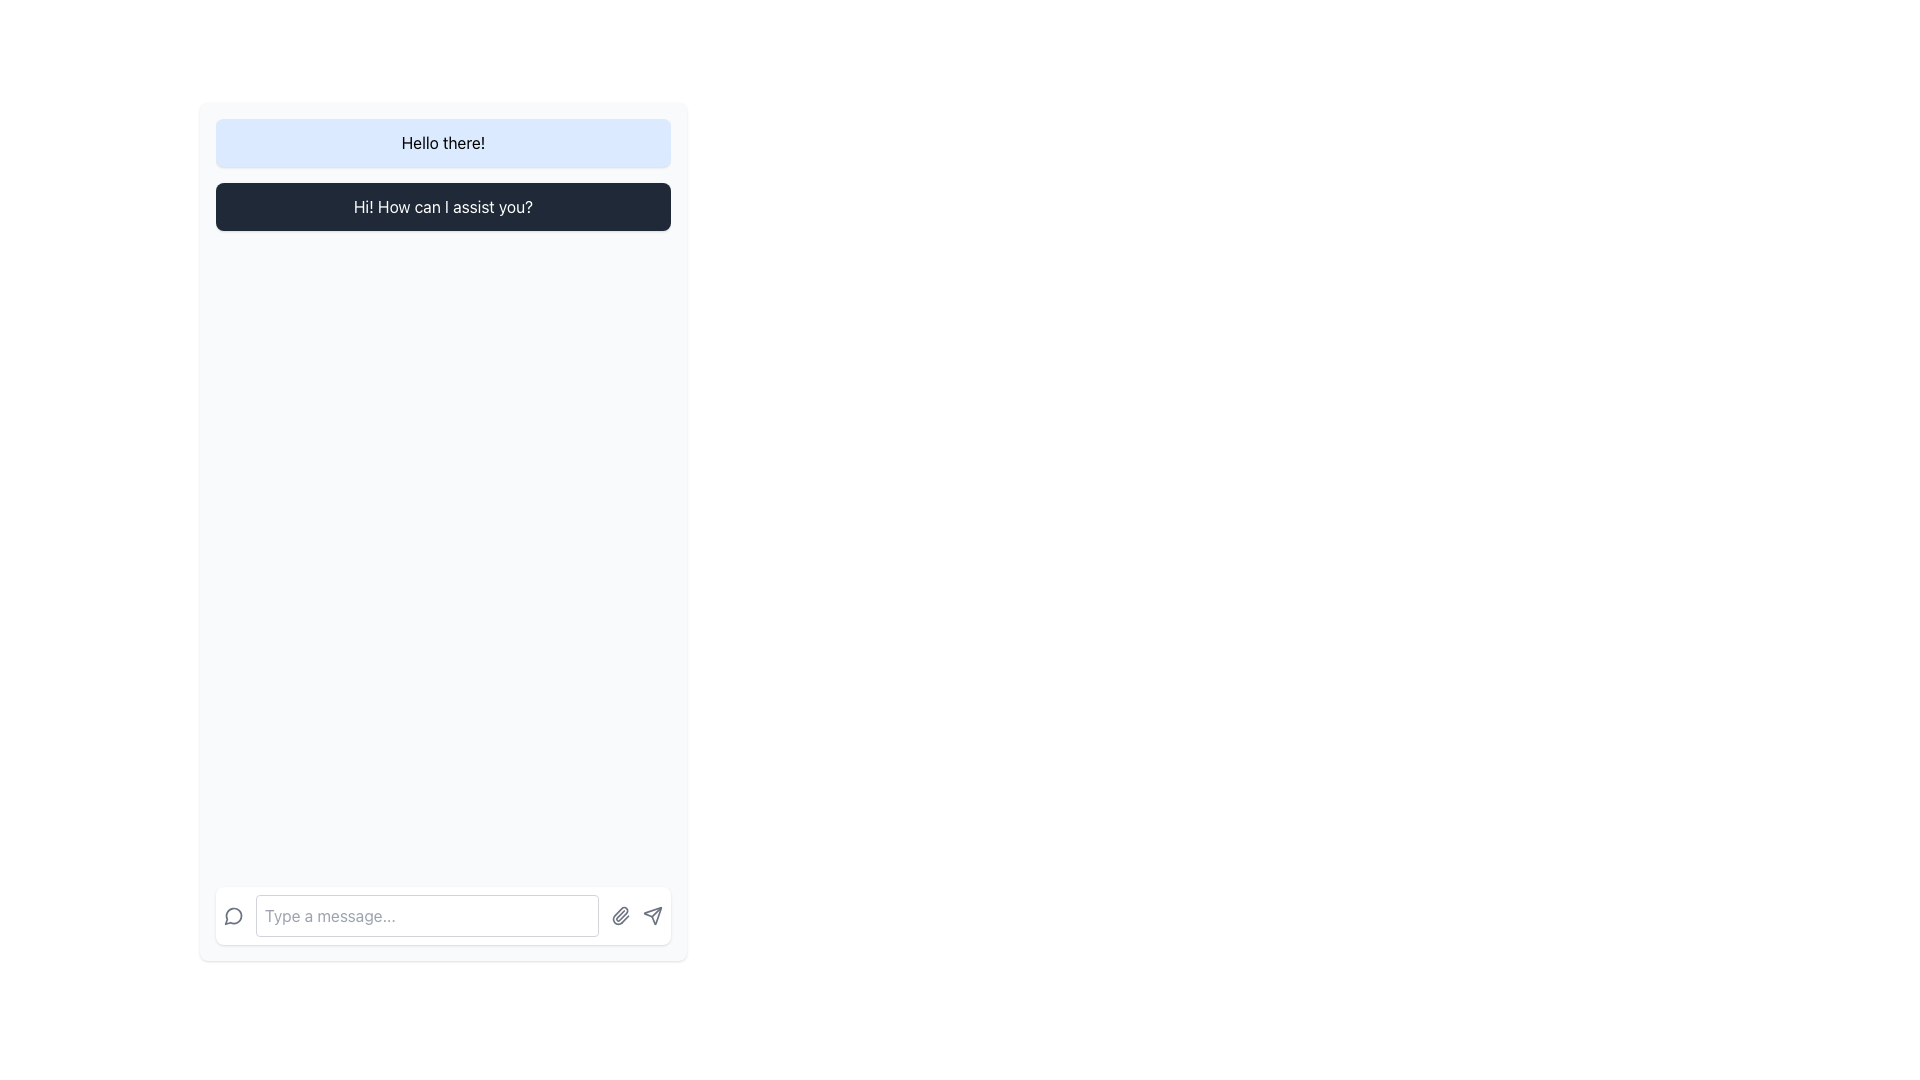  Describe the element at coordinates (656, 911) in the screenshot. I see `the diagonal arrow icon in the bottom-right corner of the interface` at that location.